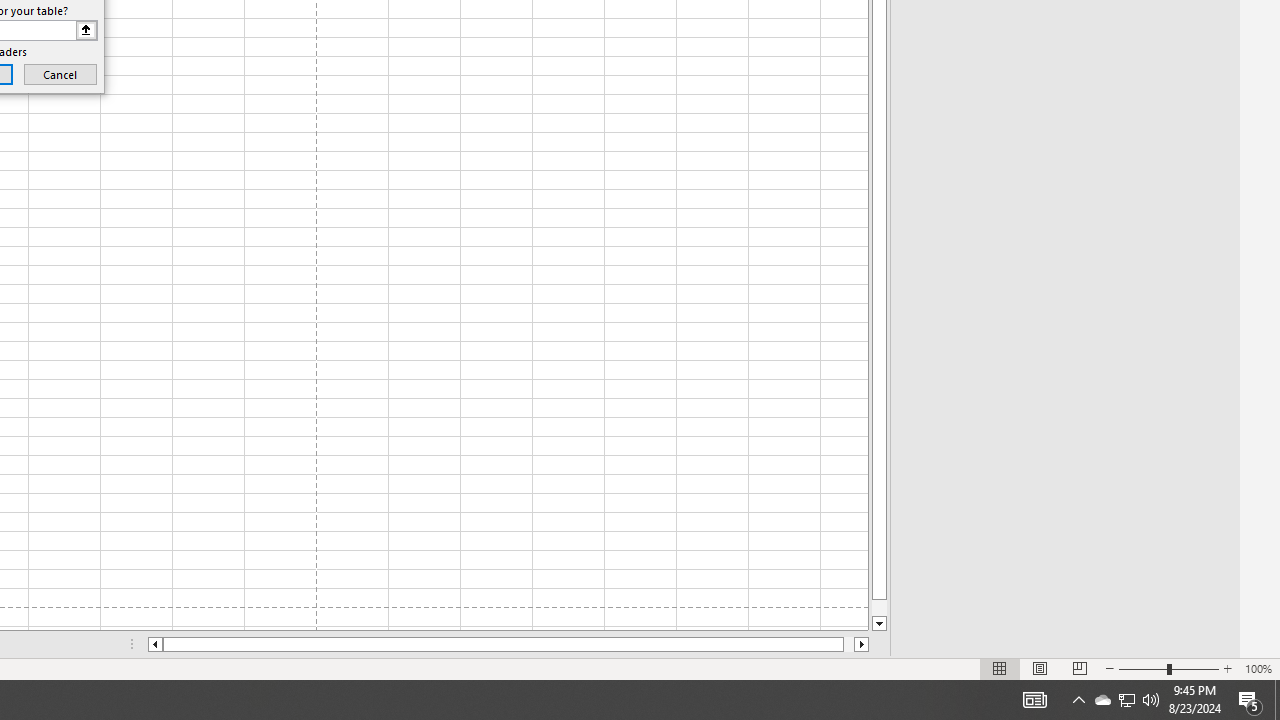 The height and width of the screenshot is (720, 1280). What do you see at coordinates (508, 644) in the screenshot?
I see `'Class: NetUIScrollBar'` at bounding box center [508, 644].